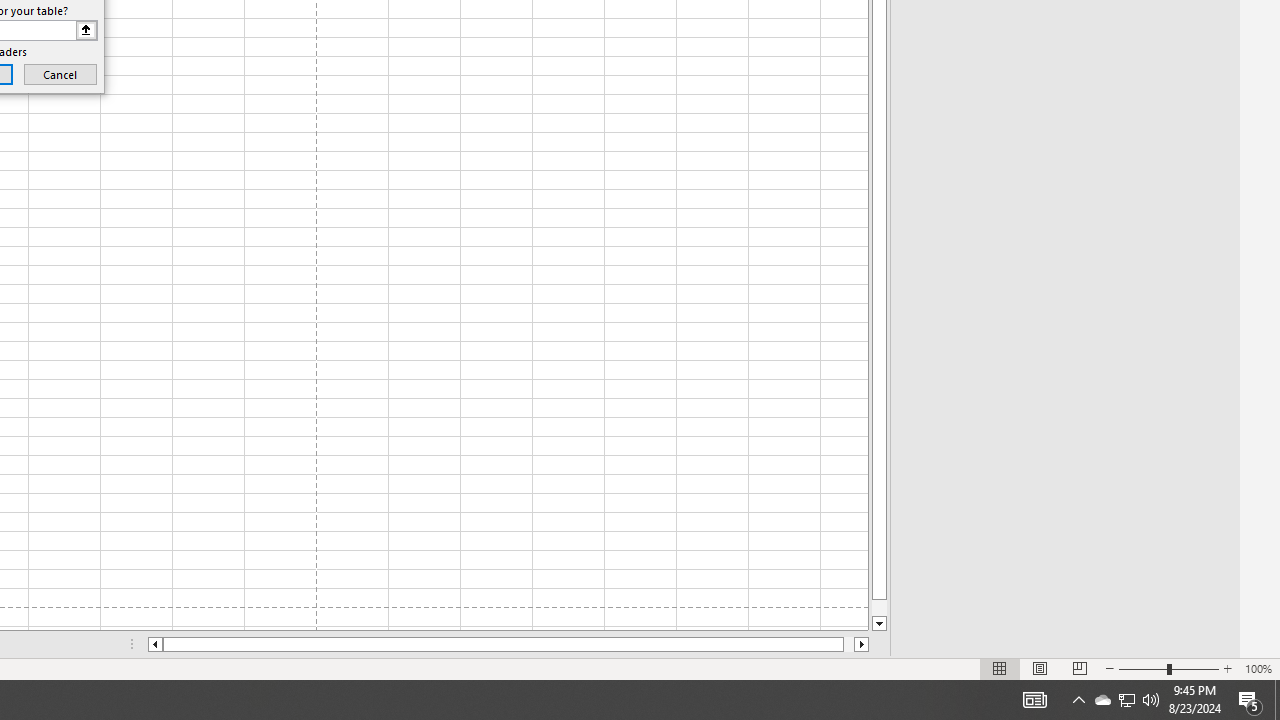 The height and width of the screenshot is (720, 1280). What do you see at coordinates (508, 644) in the screenshot?
I see `'Class: NetUIScrollBar'` at bounding box center [508, 644].